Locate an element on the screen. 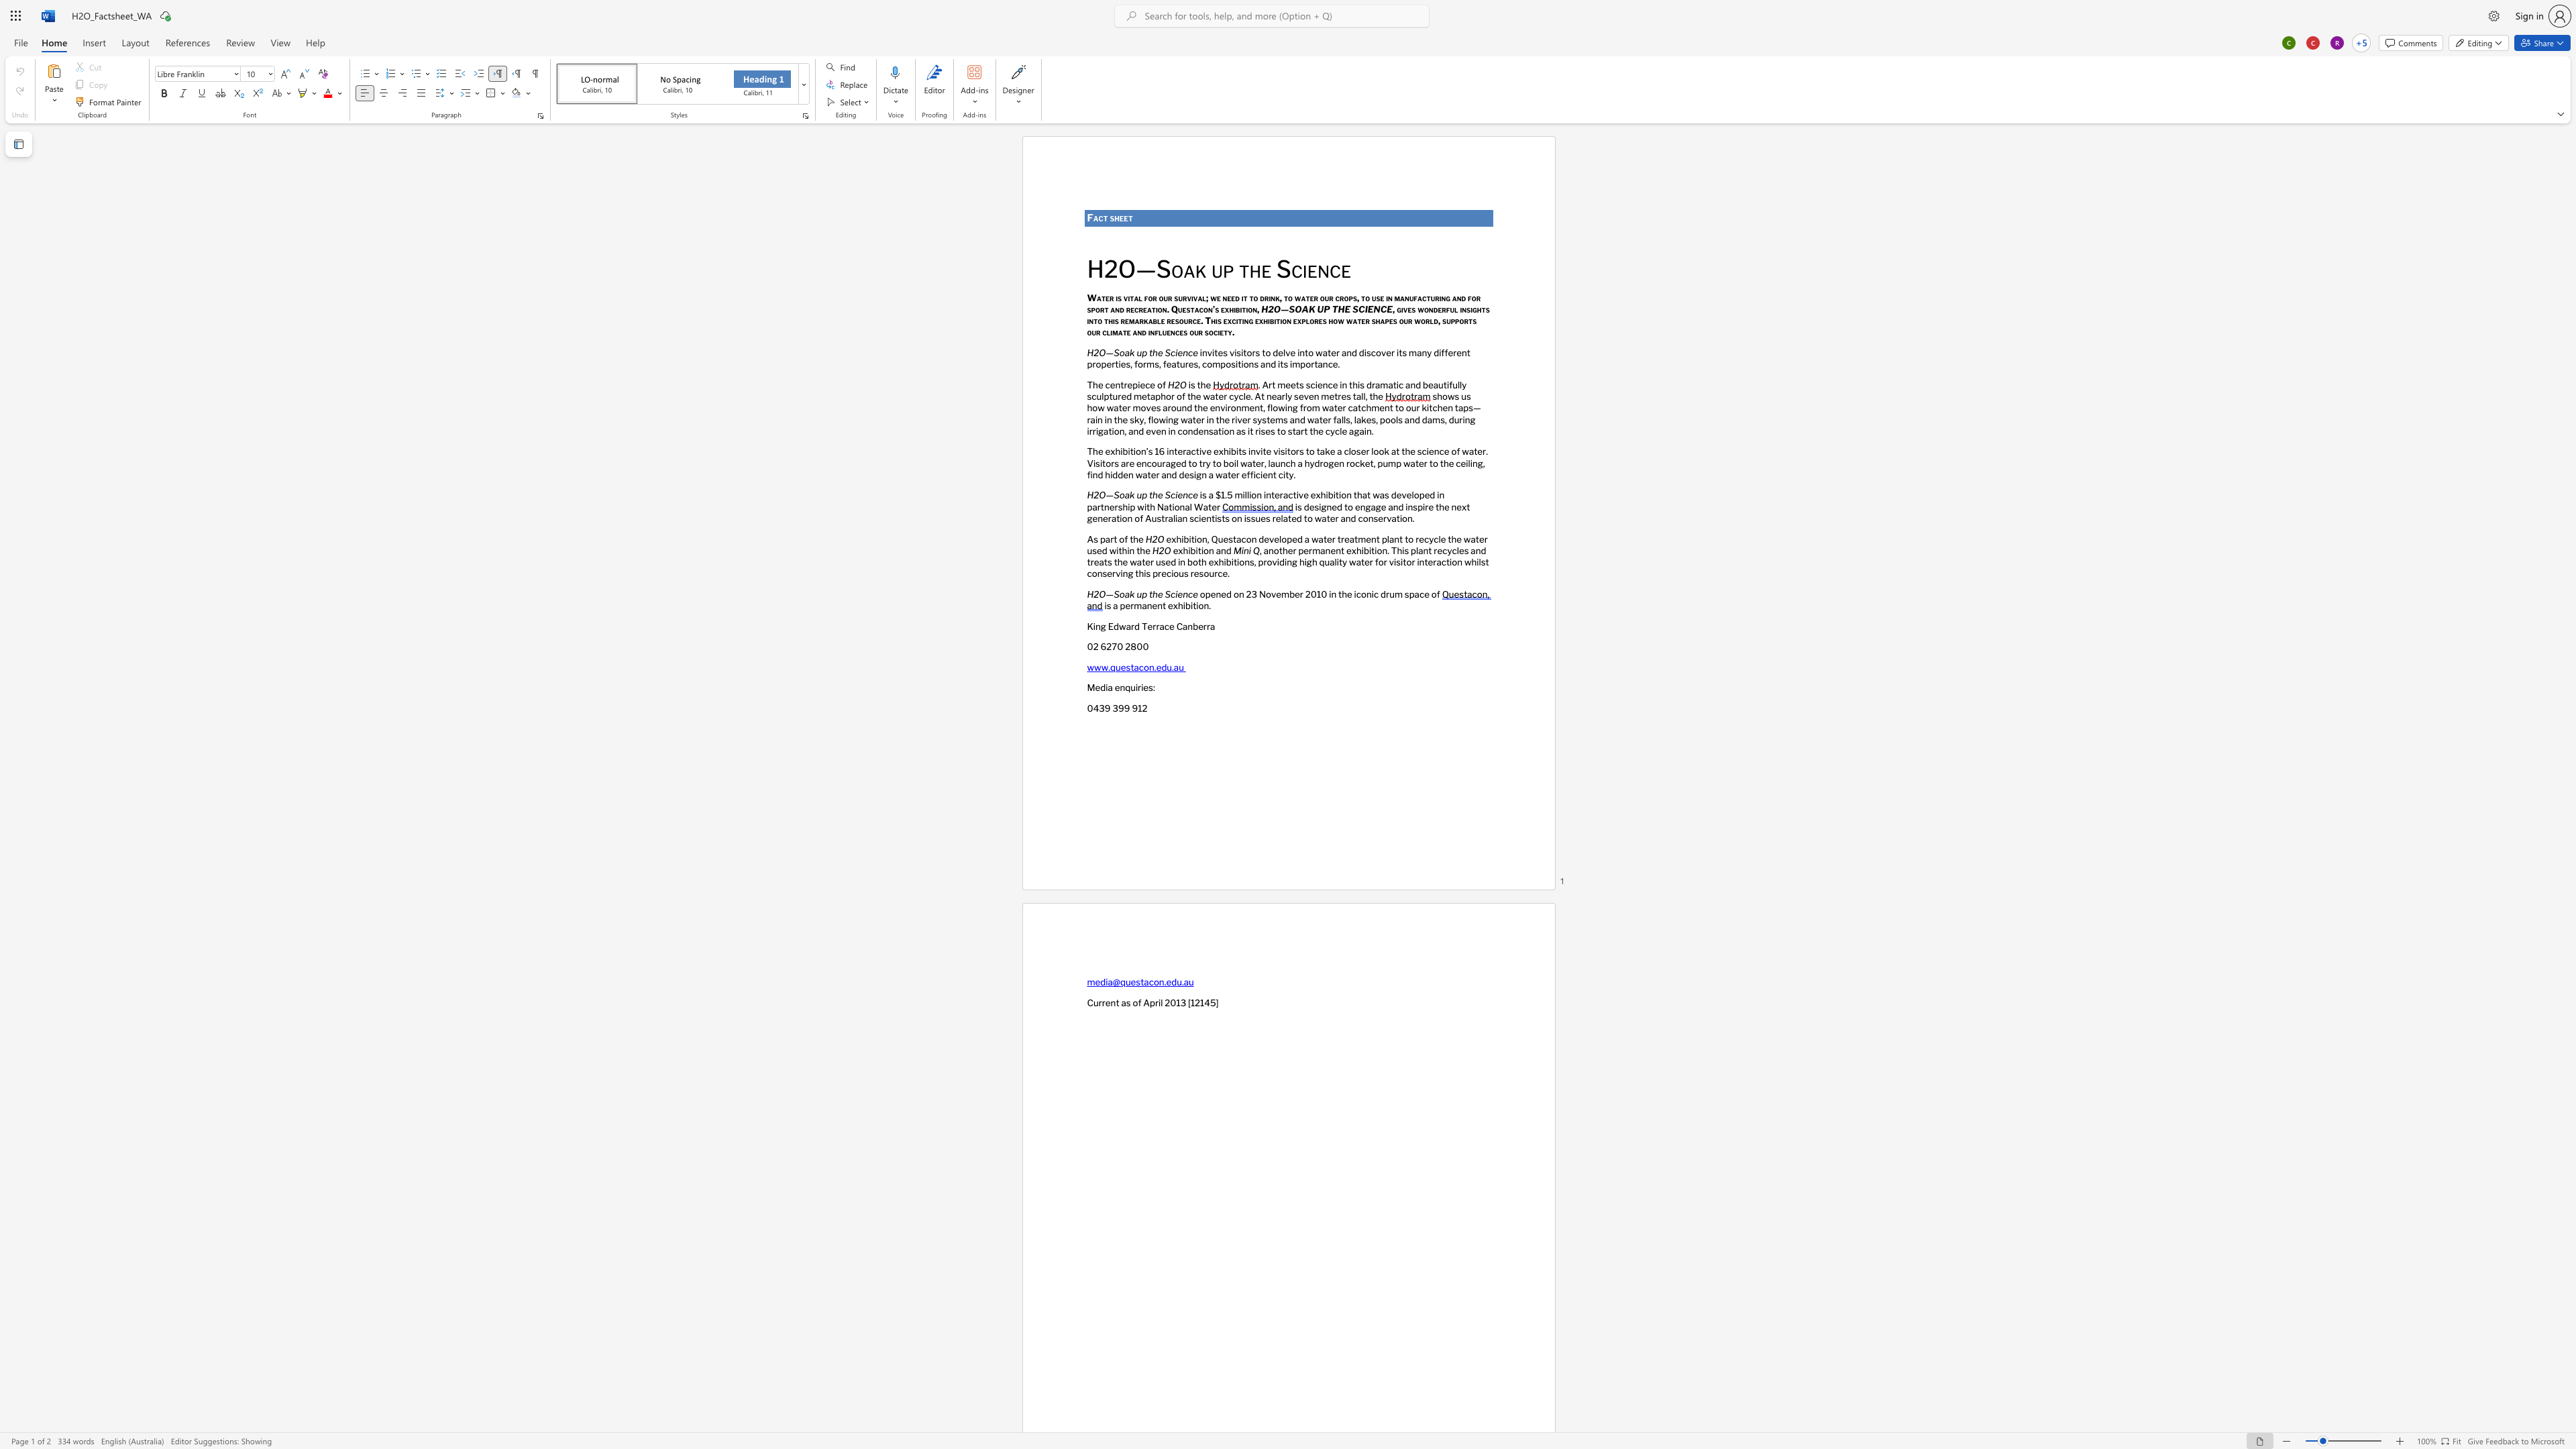 Image resolution: width=2576 pixels, height=1449 pixels. the 1th character "e" in the text is located at coordinates (1175, 549).